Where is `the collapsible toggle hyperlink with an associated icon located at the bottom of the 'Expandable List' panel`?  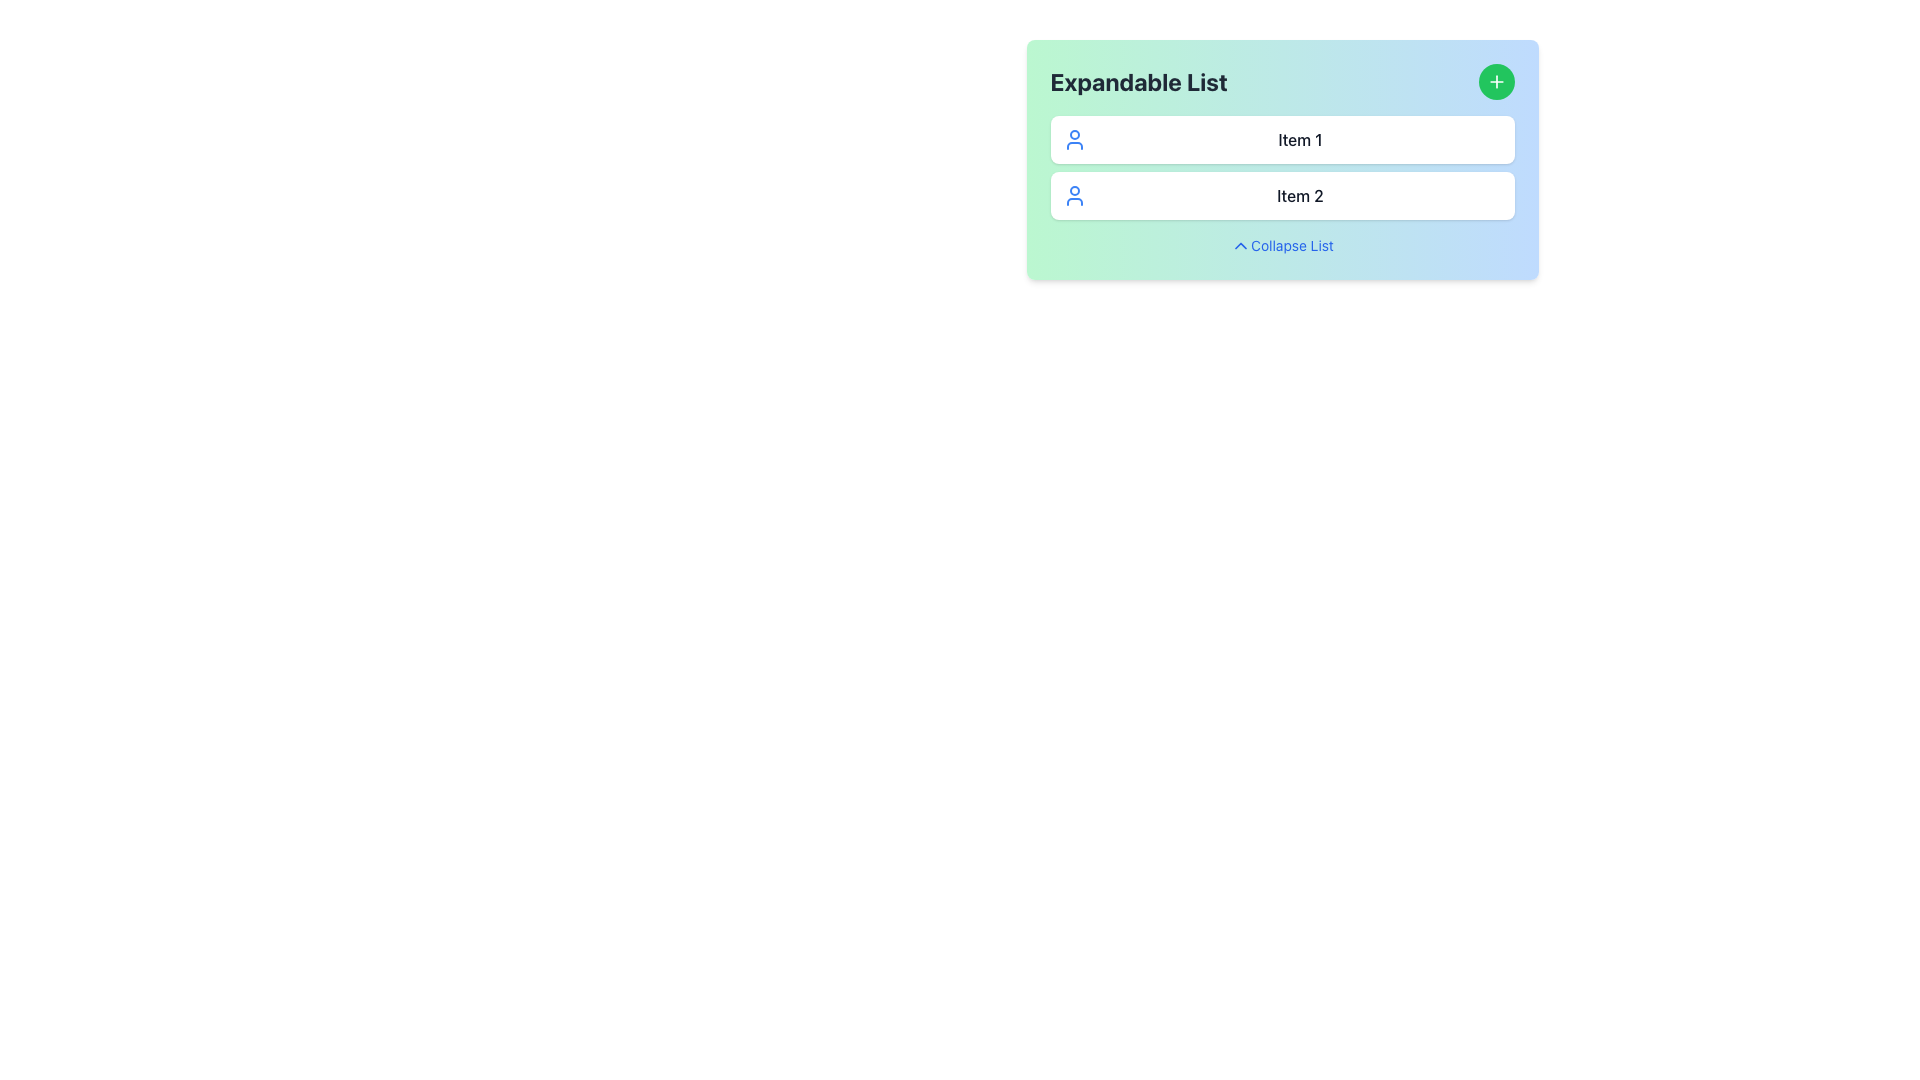
the collapsible toggle hyperlink with an associated icon located at the bottom of the 'Expandable List' panel is located at coordinates (1282, 245).